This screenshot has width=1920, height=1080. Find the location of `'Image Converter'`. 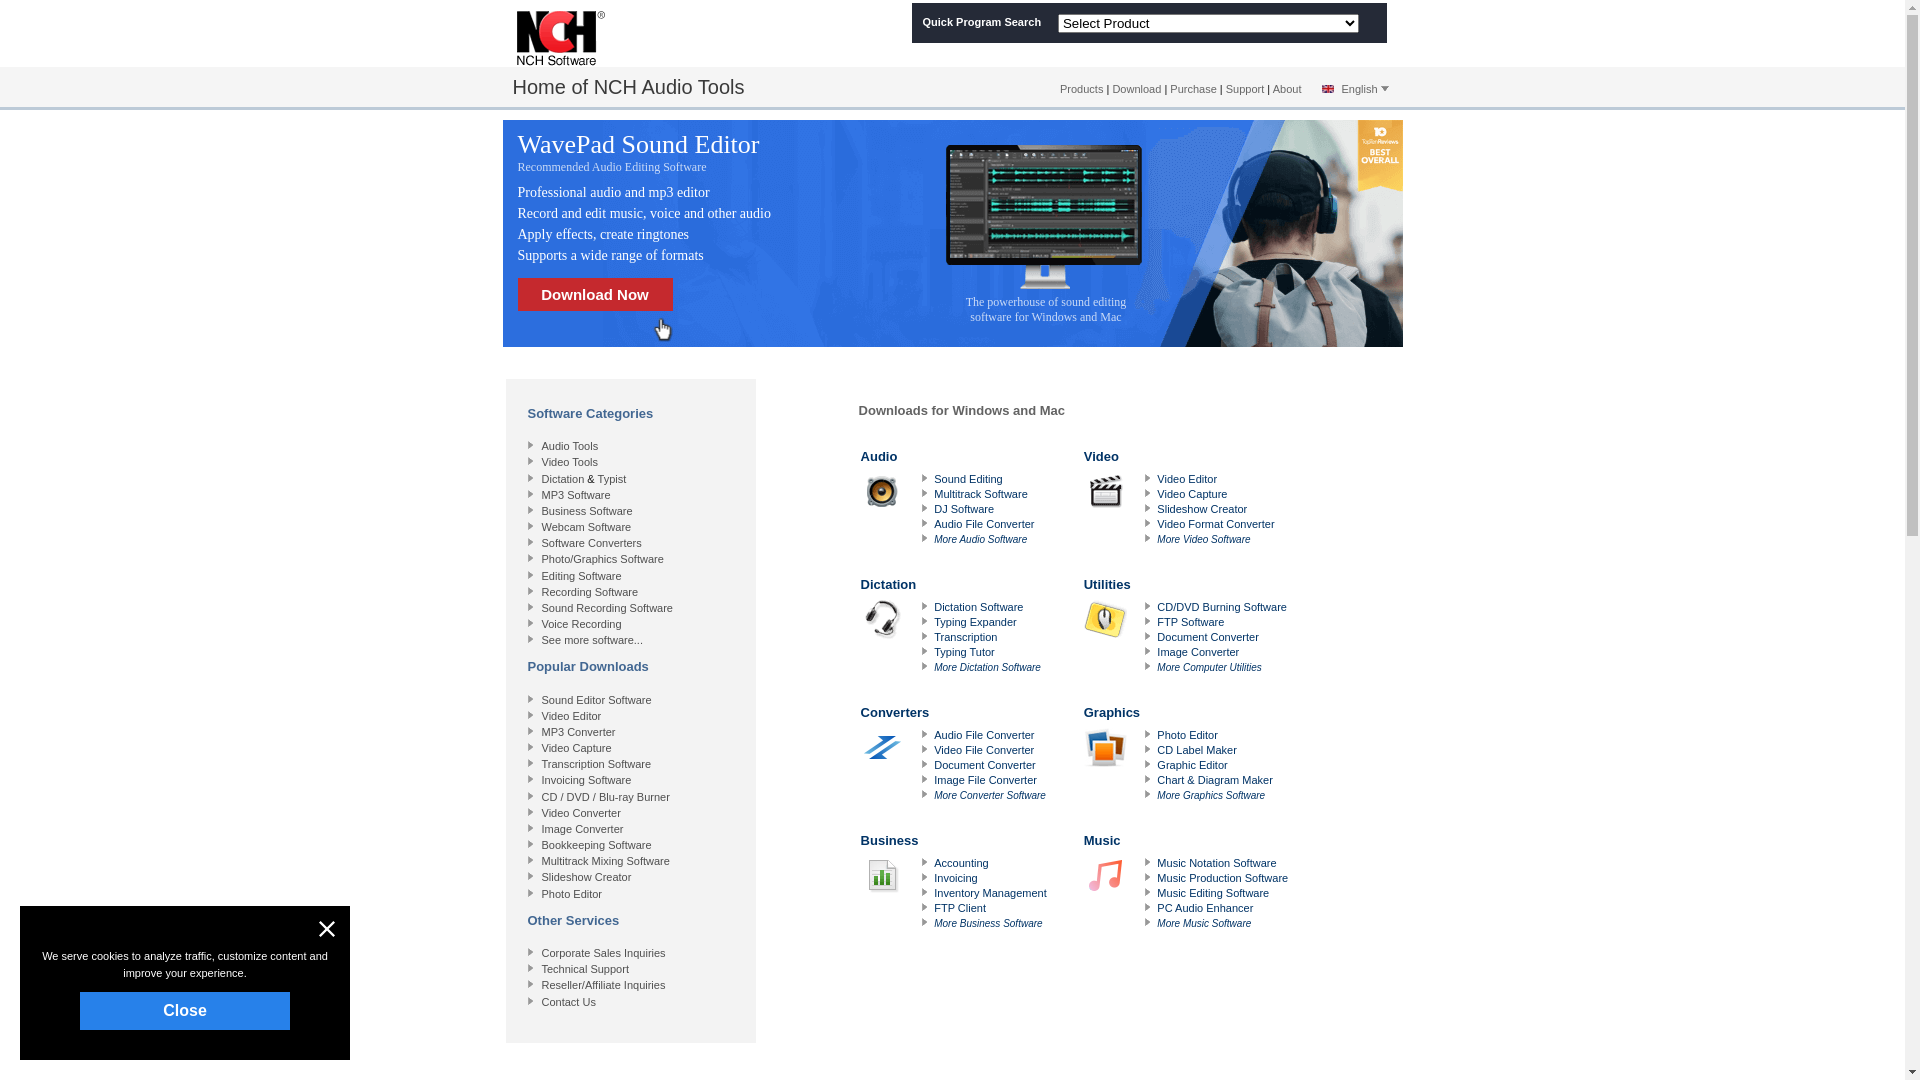

'Image Converter' is located at coordinates (581, 829).